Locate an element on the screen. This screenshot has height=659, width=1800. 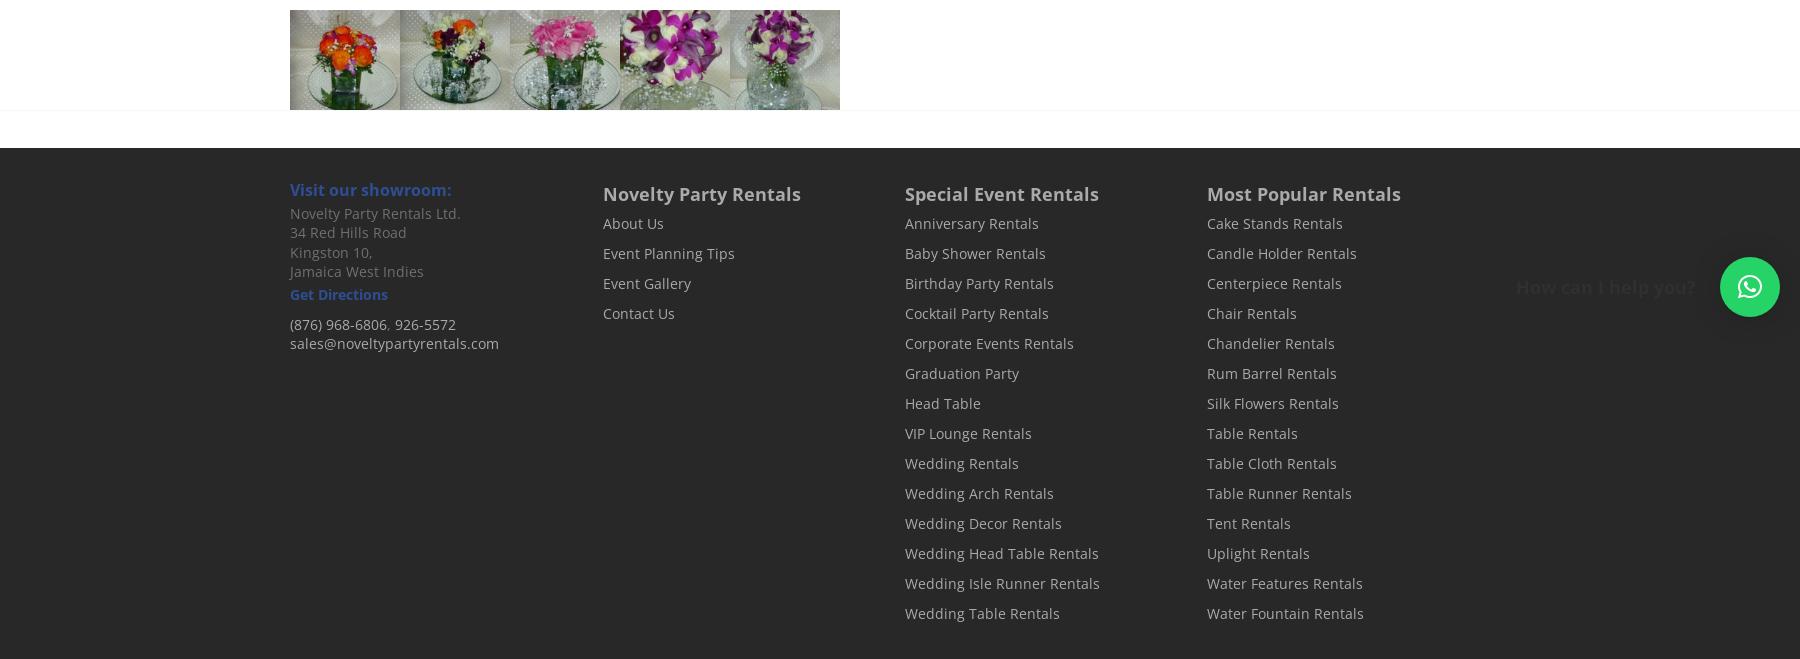
'Jamaica West Indies' is located at coordinates (288, 271).